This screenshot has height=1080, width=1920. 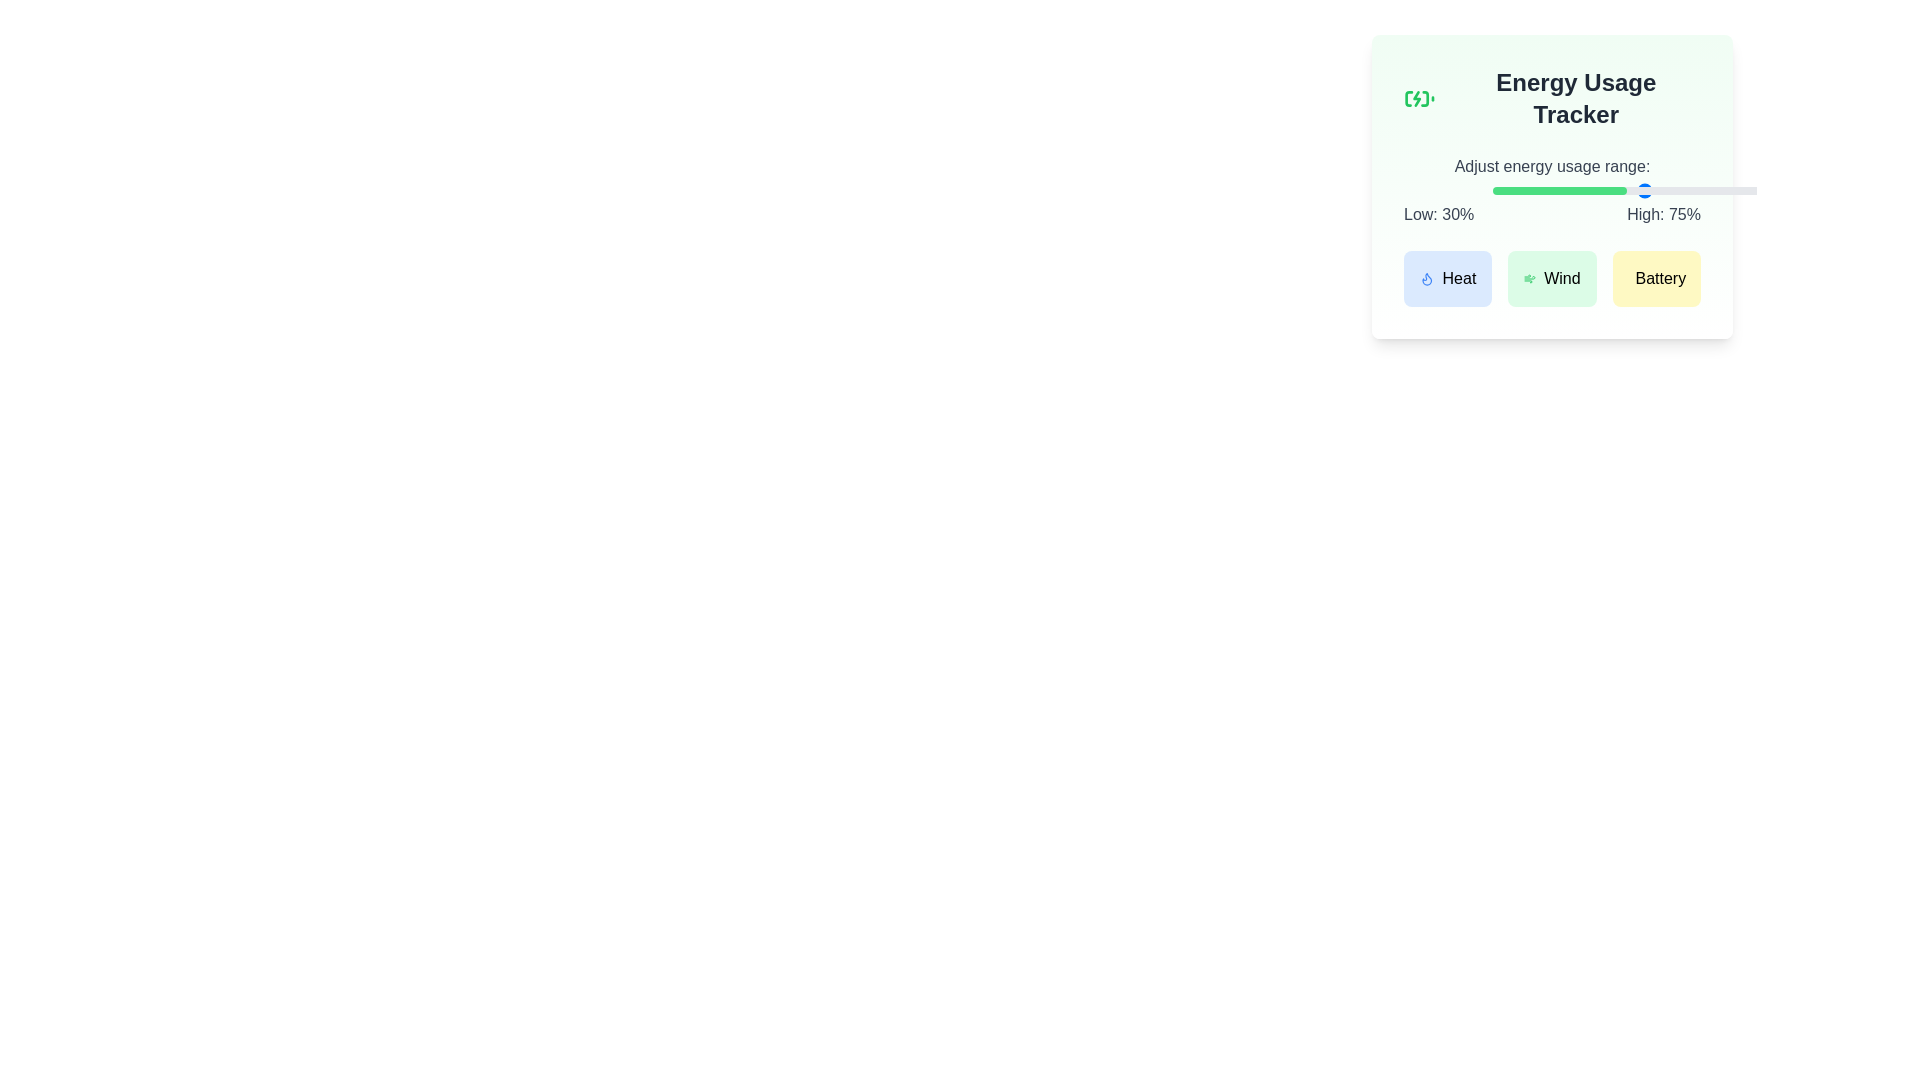 I want to click on the energy usage range, so click(x=1623, y=191).